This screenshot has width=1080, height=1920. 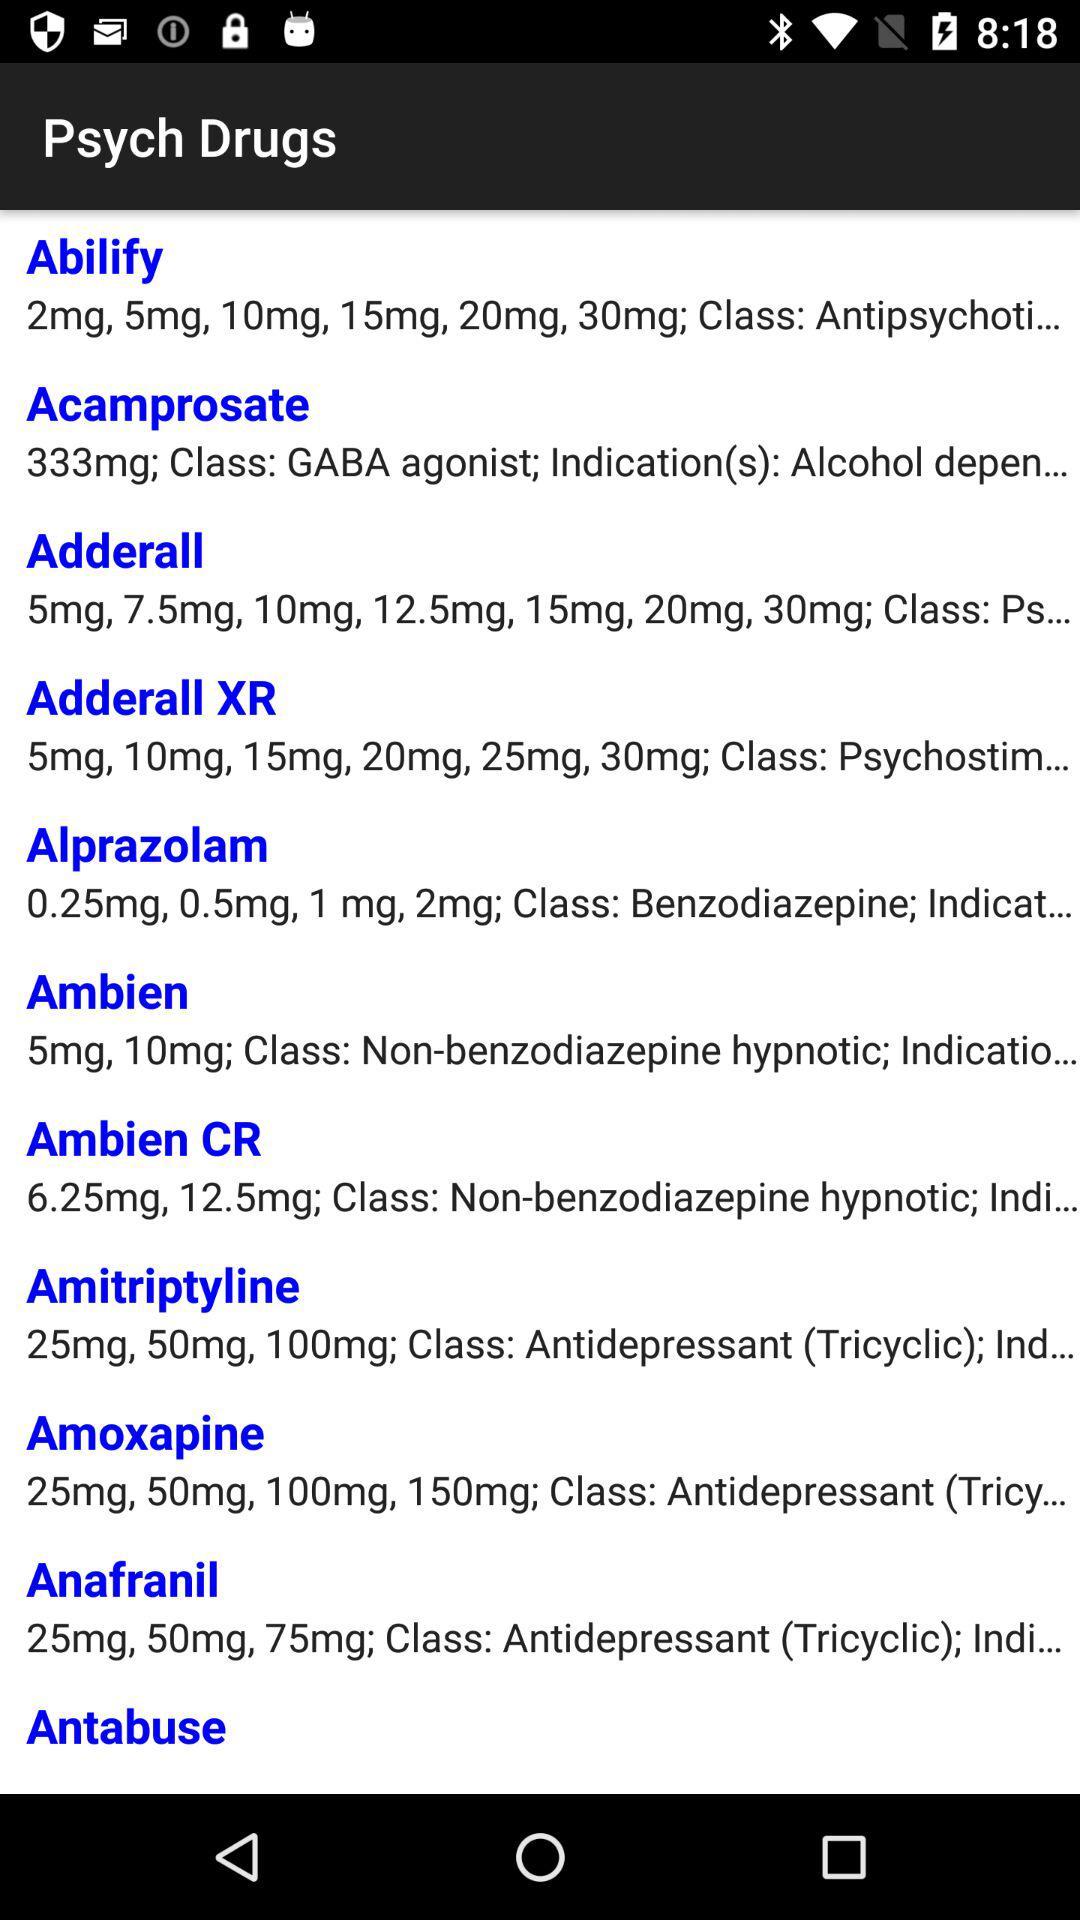 I want to click on item above the 25mg 50mg 100mg, so click(x=162, y=1284).